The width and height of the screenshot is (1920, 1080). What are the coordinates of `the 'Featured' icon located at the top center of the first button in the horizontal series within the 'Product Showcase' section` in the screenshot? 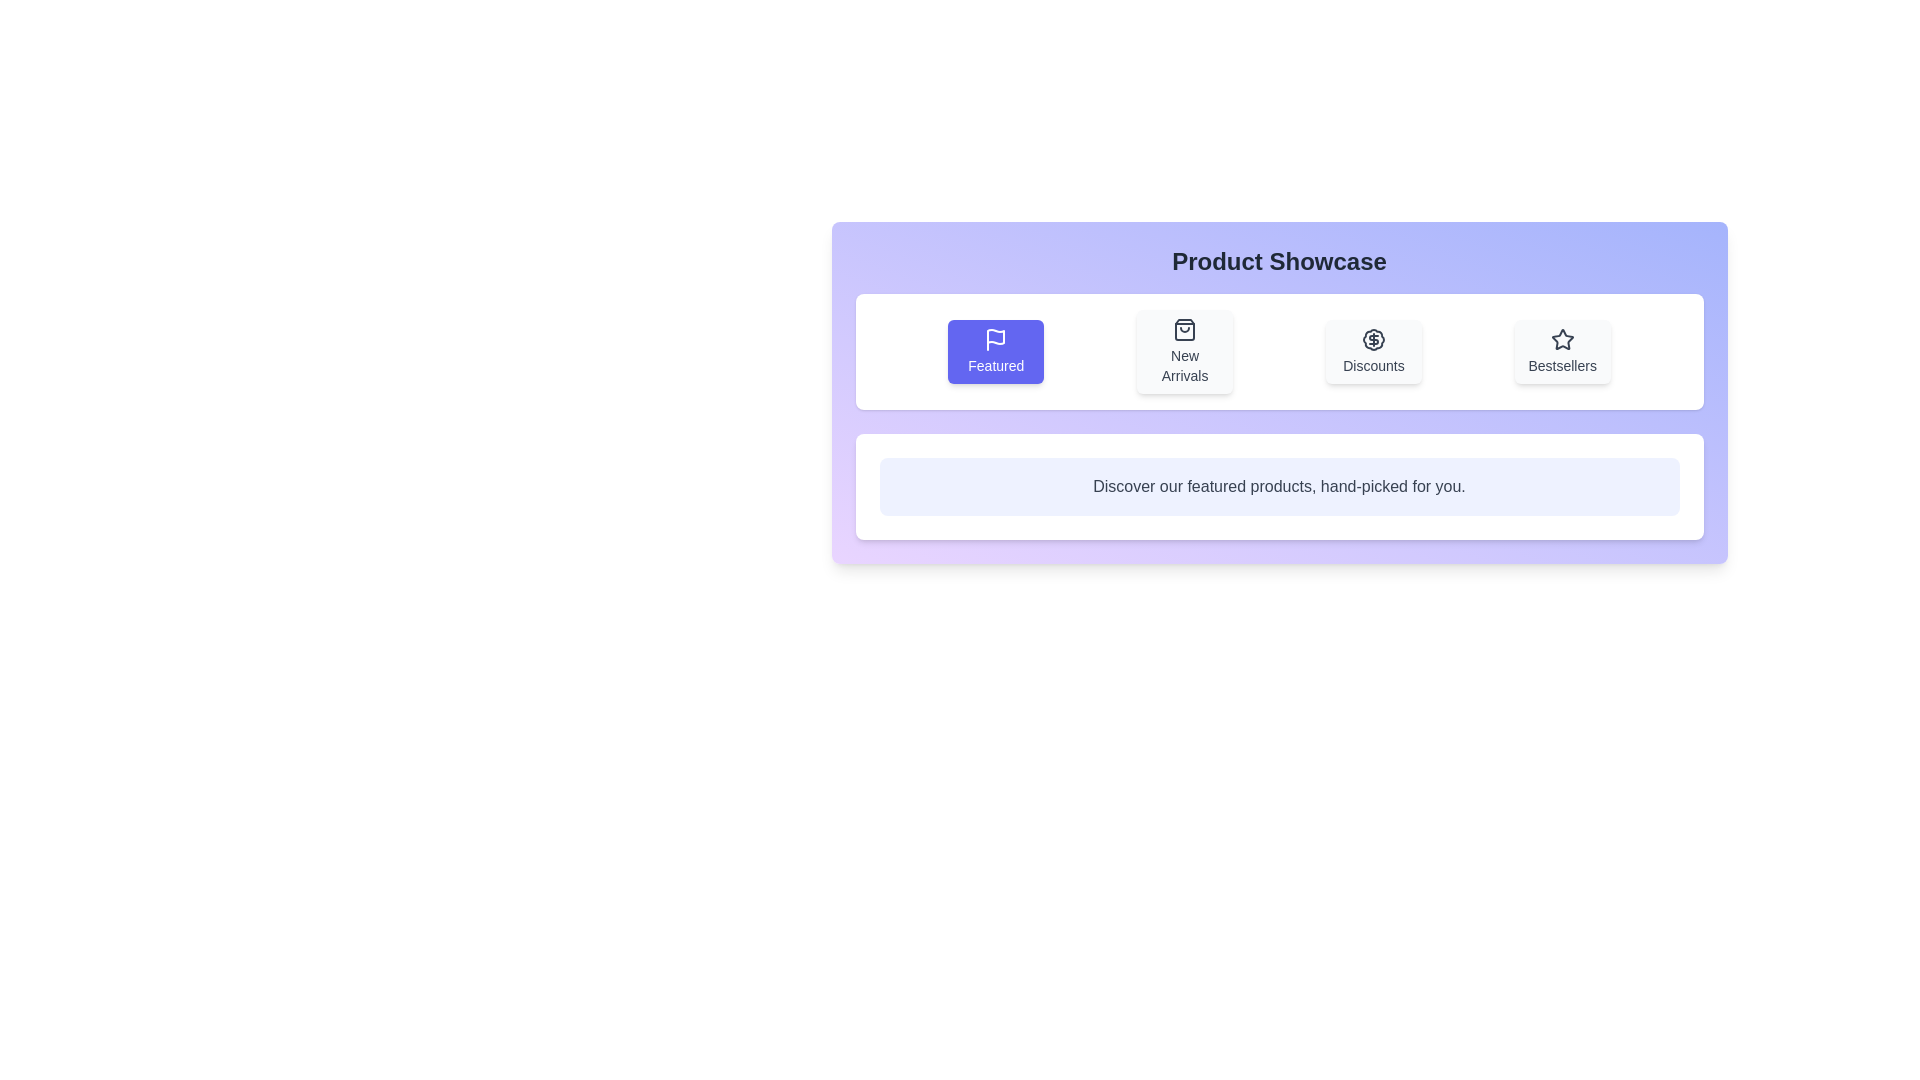 It's located at (996, 338).